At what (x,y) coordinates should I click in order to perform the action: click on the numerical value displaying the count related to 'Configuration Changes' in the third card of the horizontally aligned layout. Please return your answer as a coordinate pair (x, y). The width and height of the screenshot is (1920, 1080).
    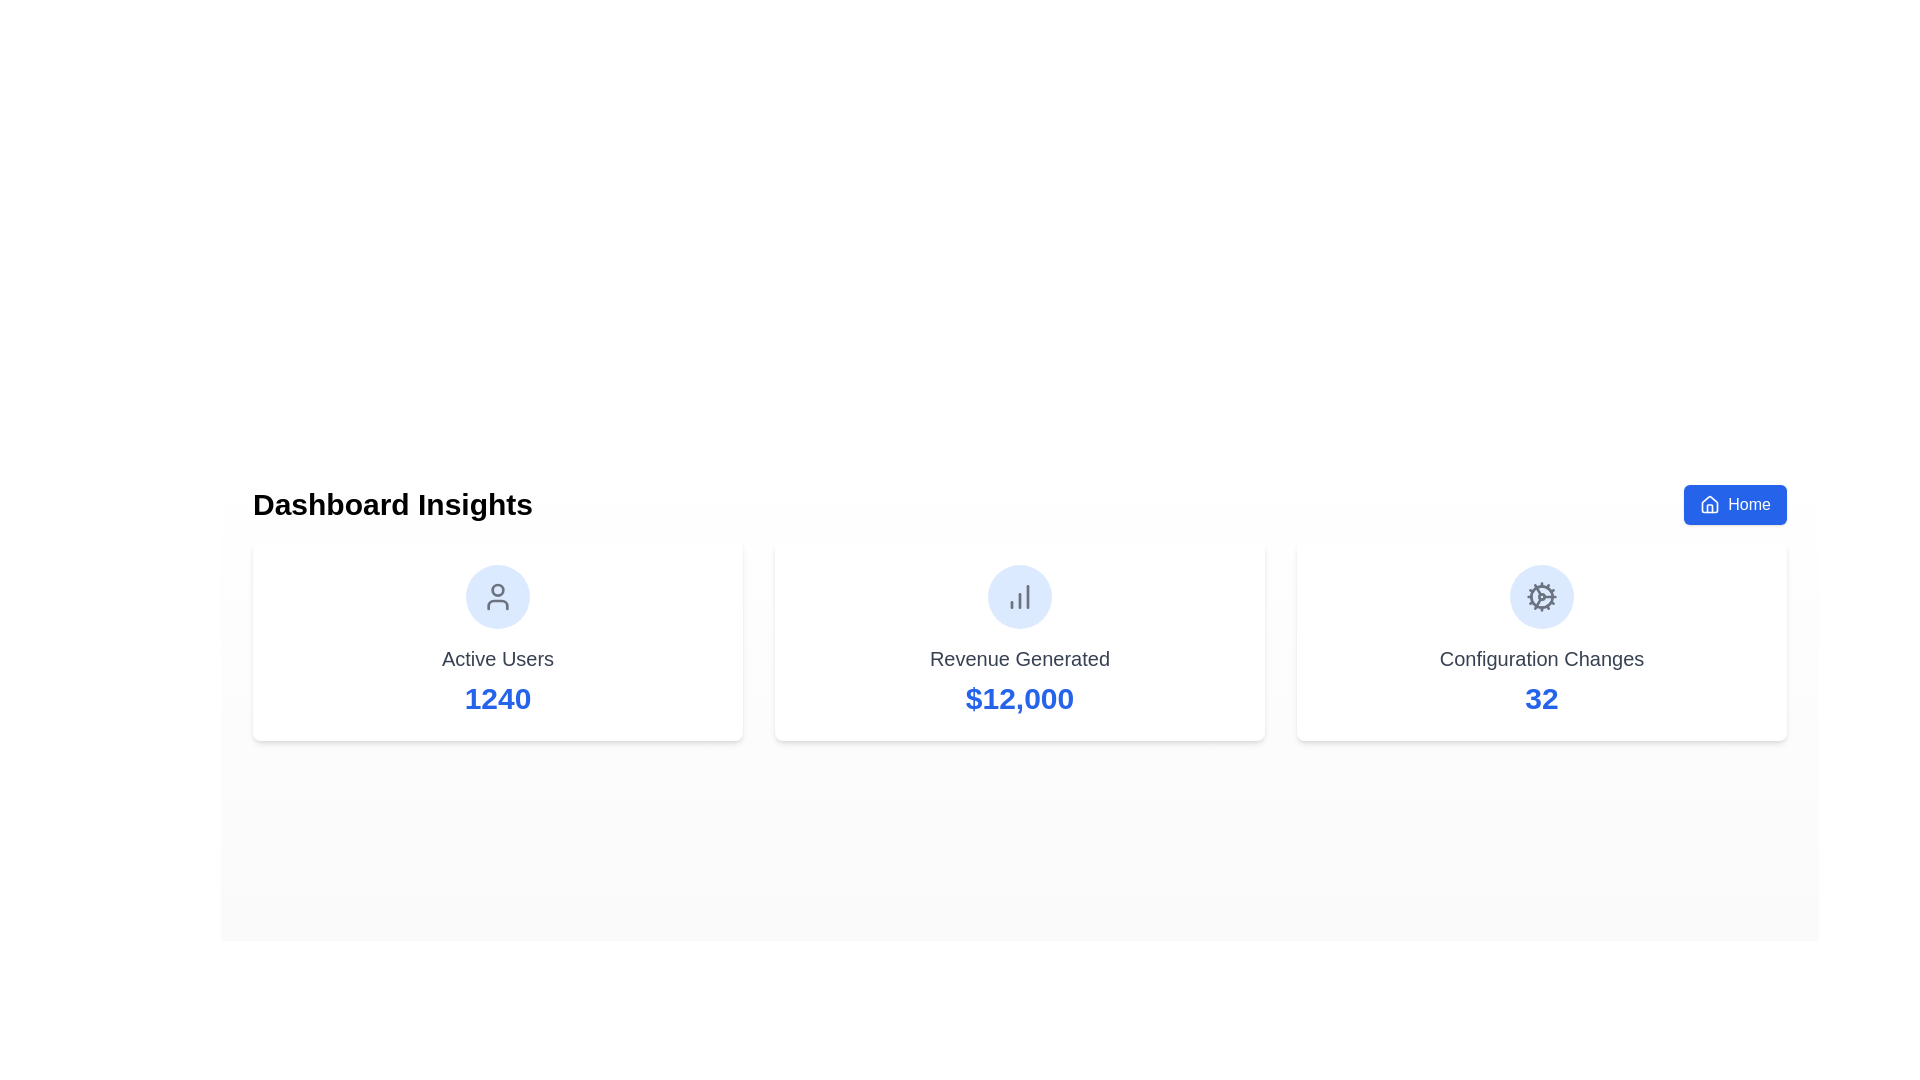
    Looking at the image, I should click on (1540, 697).